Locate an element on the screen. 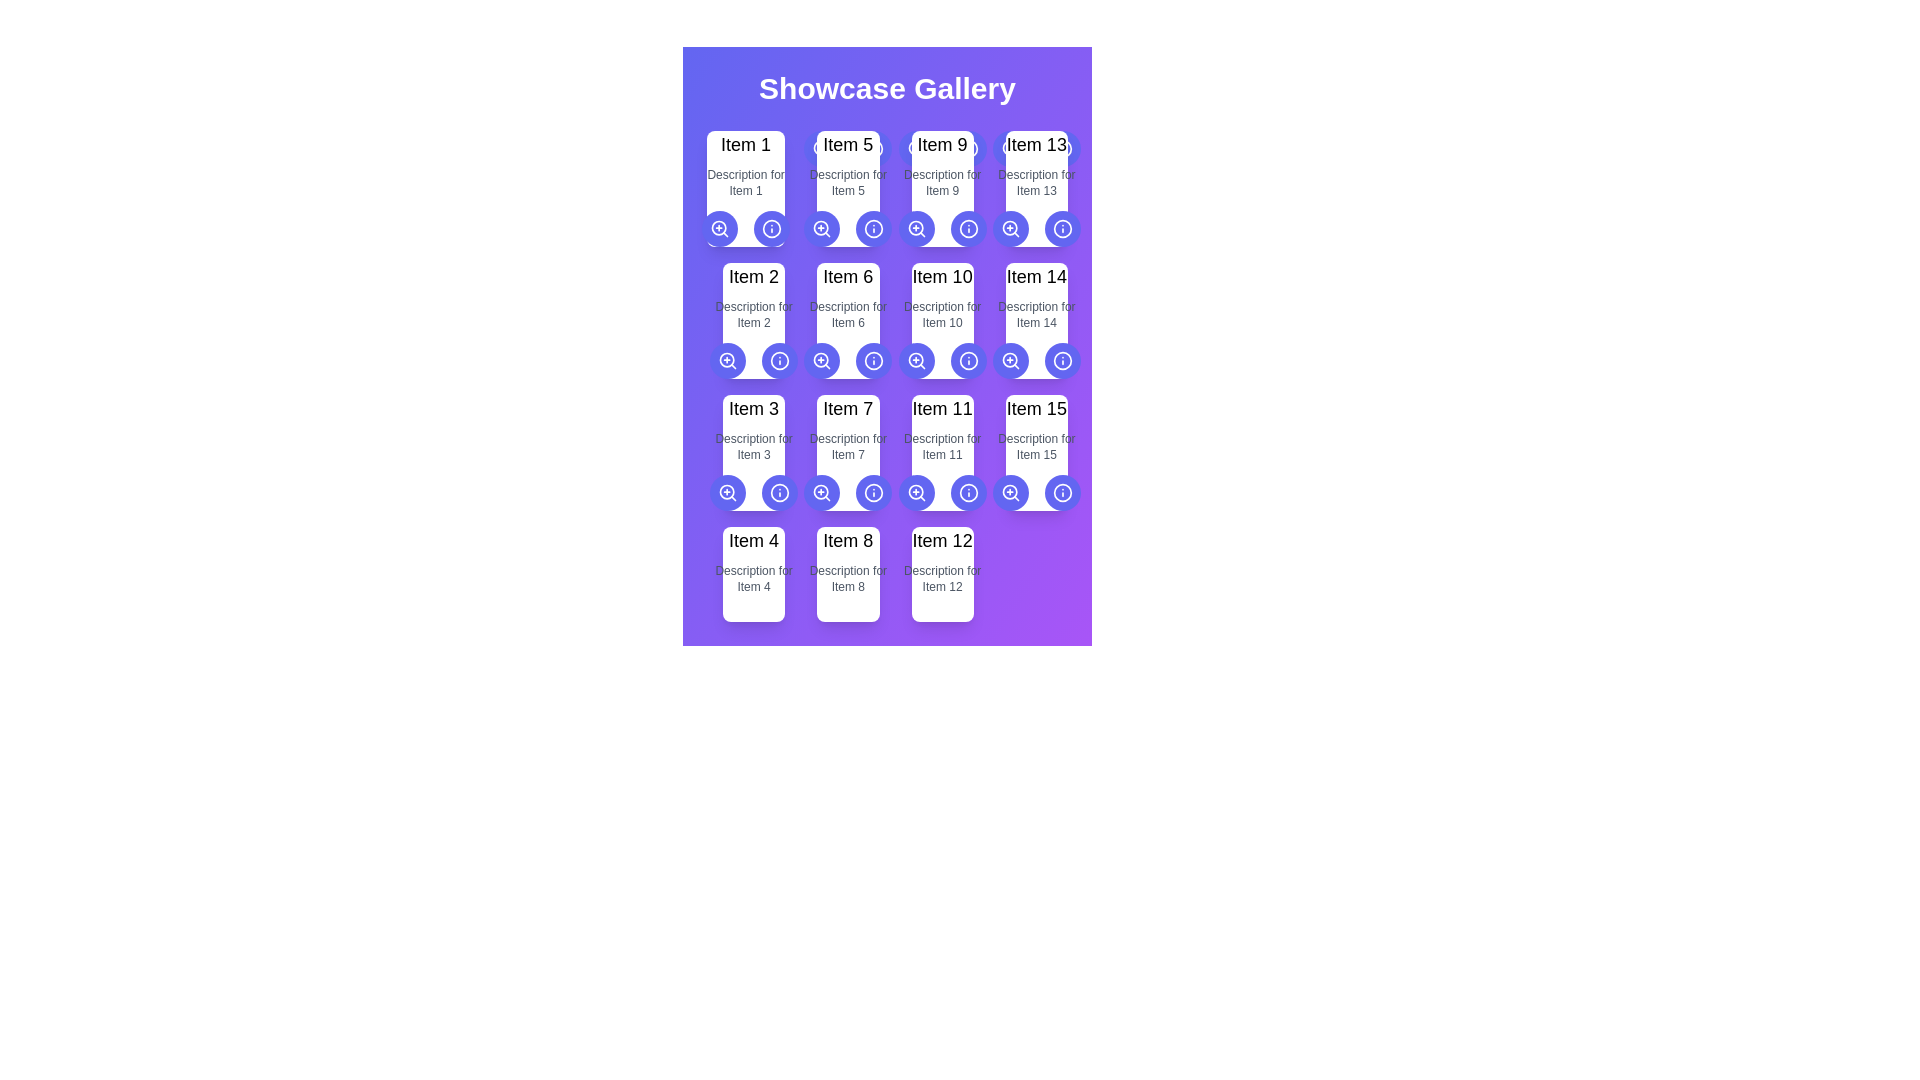 Image resolution: width=1920 pixels, height=1080 pixels. the circular information button located at the bottom right of the card labeled 'Item 2' is located at coordinates (753, 319).